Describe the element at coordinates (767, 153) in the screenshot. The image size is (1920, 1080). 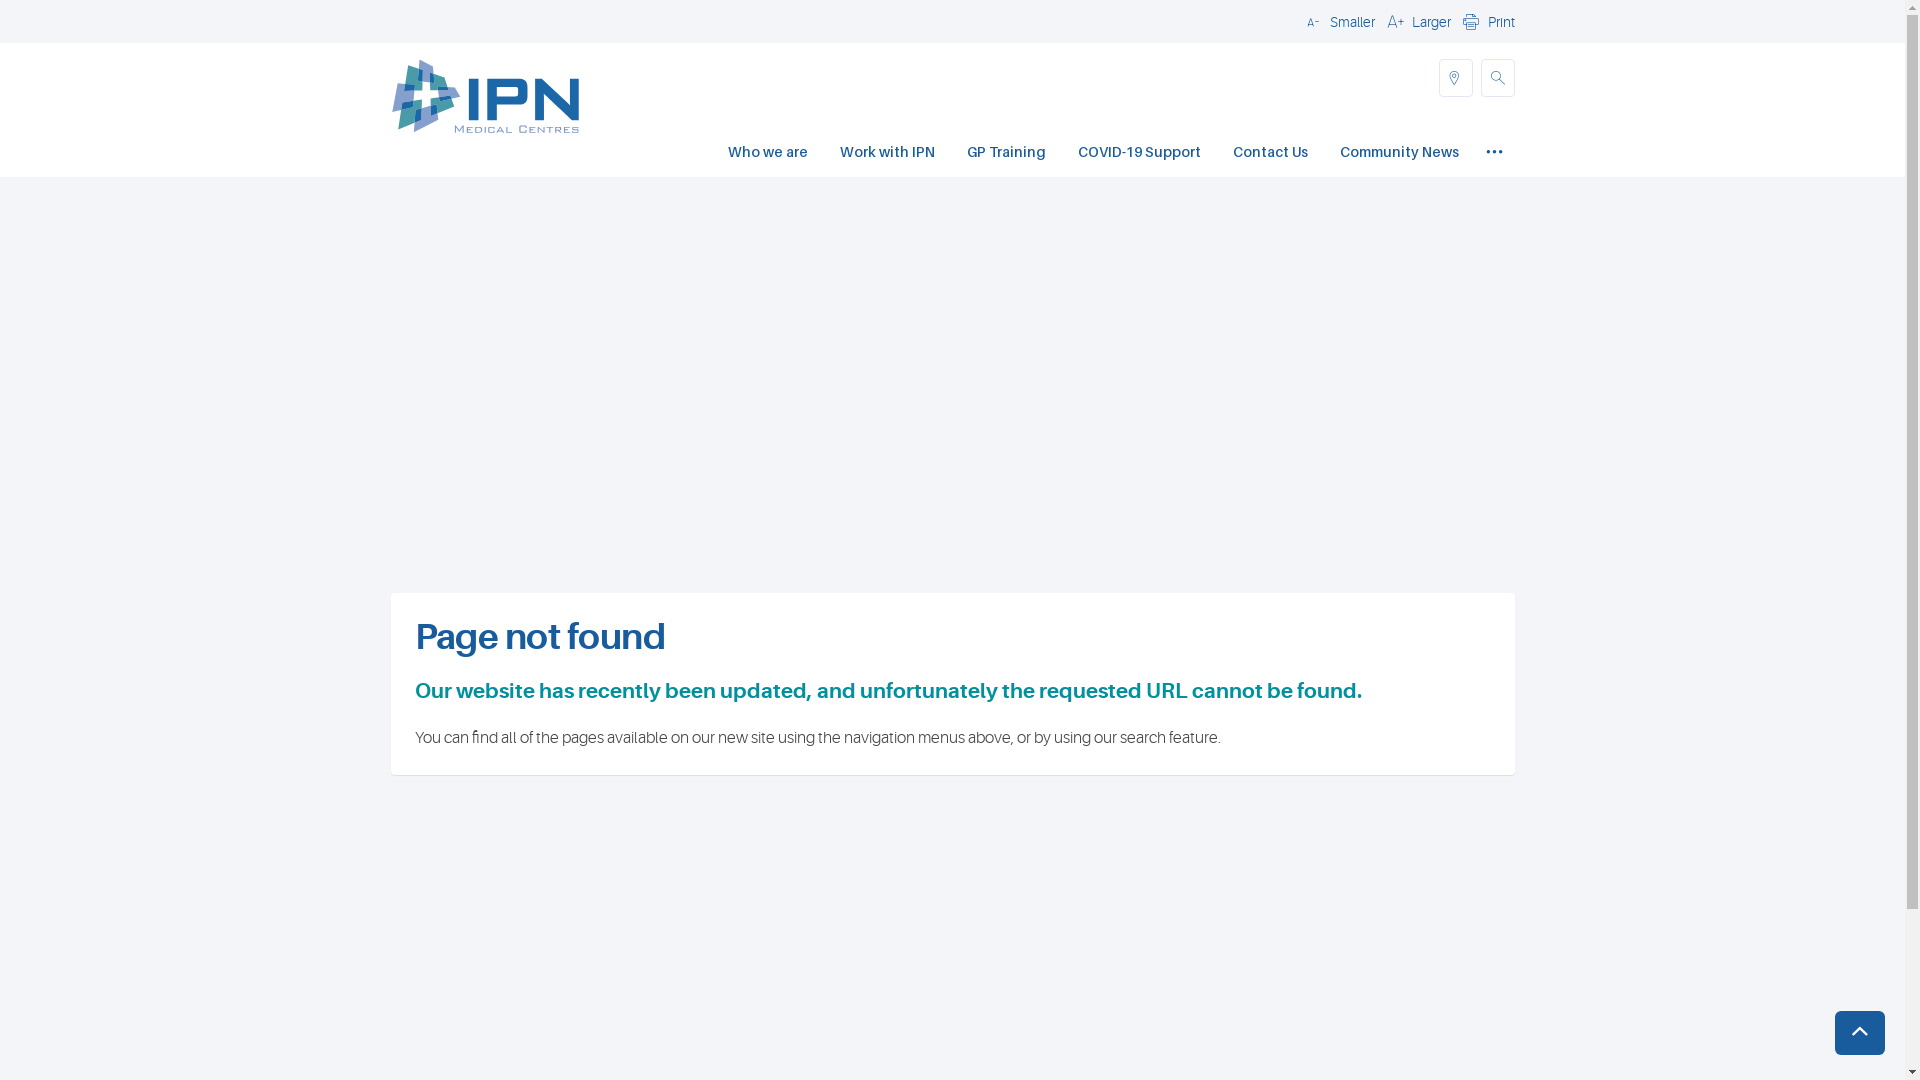
I see `'Who we are'` at that location.